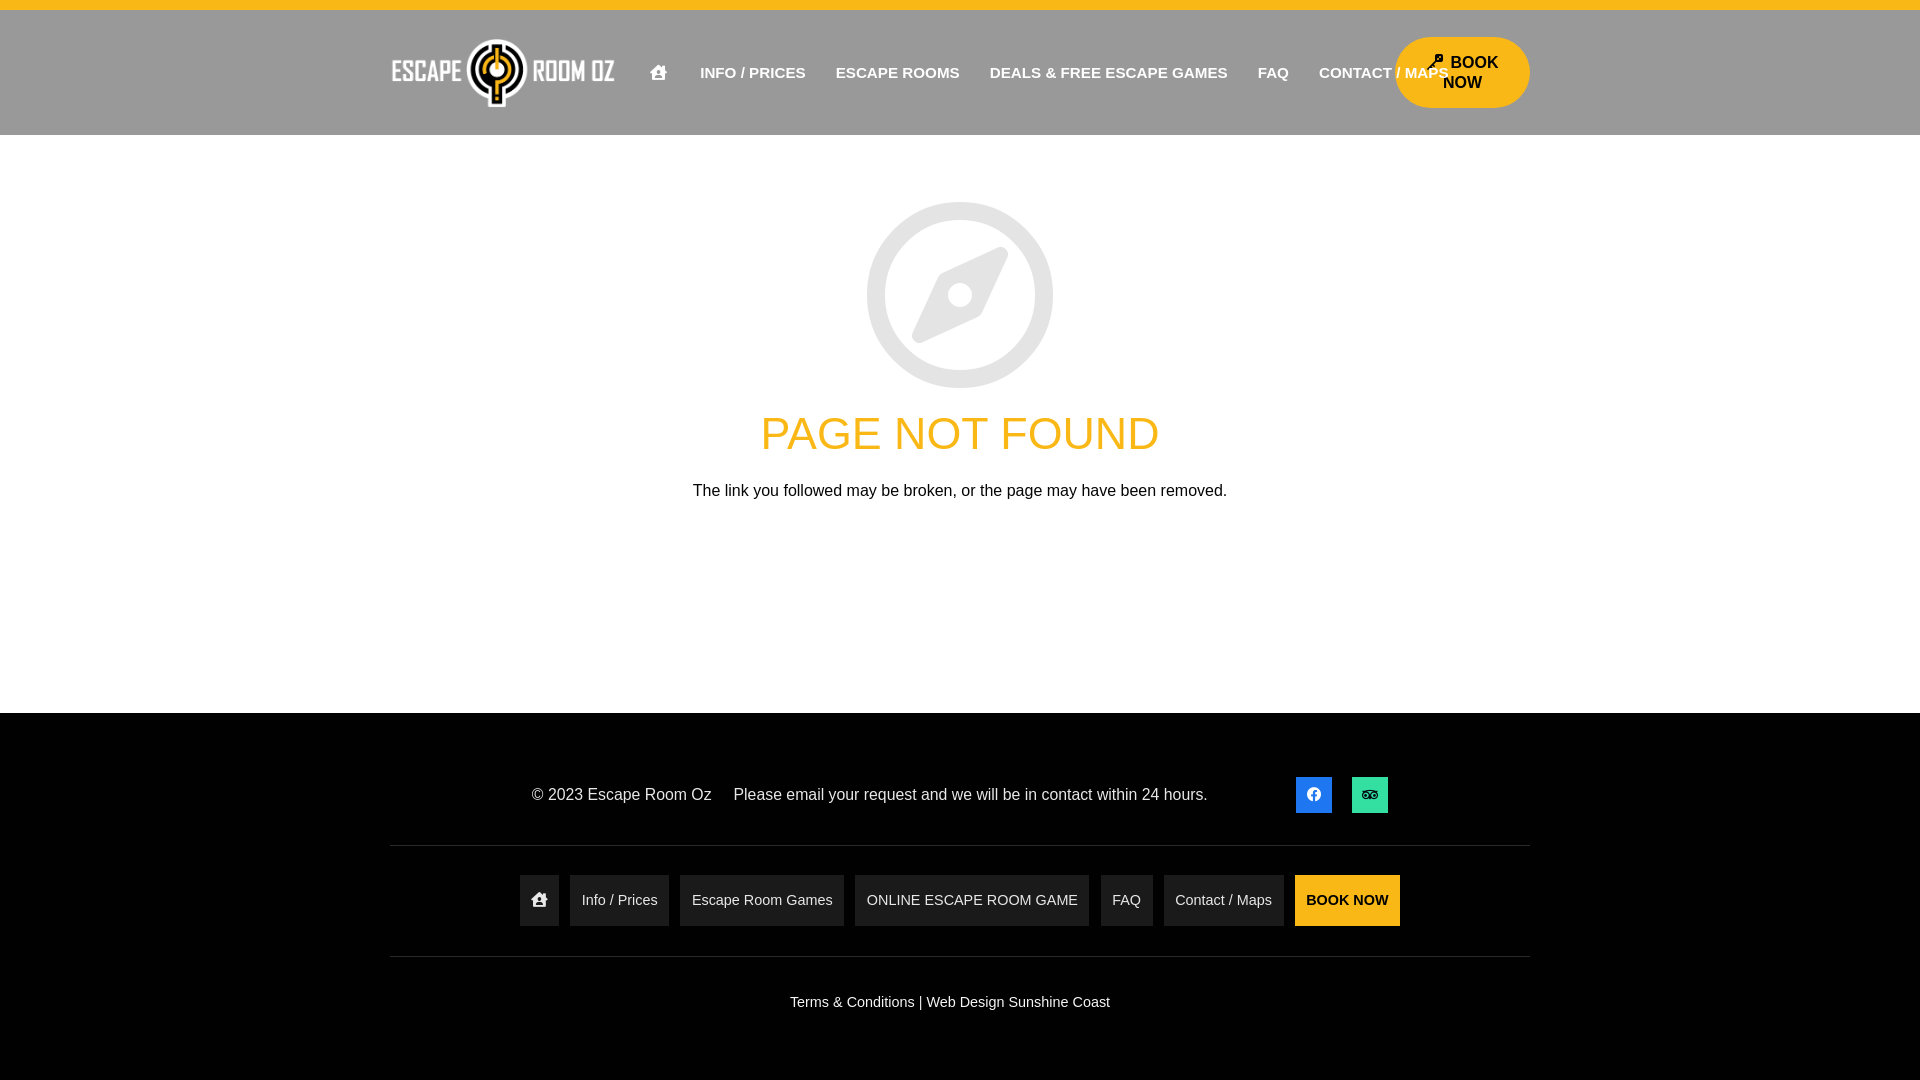 The height and width of the screenshot is (1080, 1920). I want to click on 'Tripadvisor', so click(1368, 793).